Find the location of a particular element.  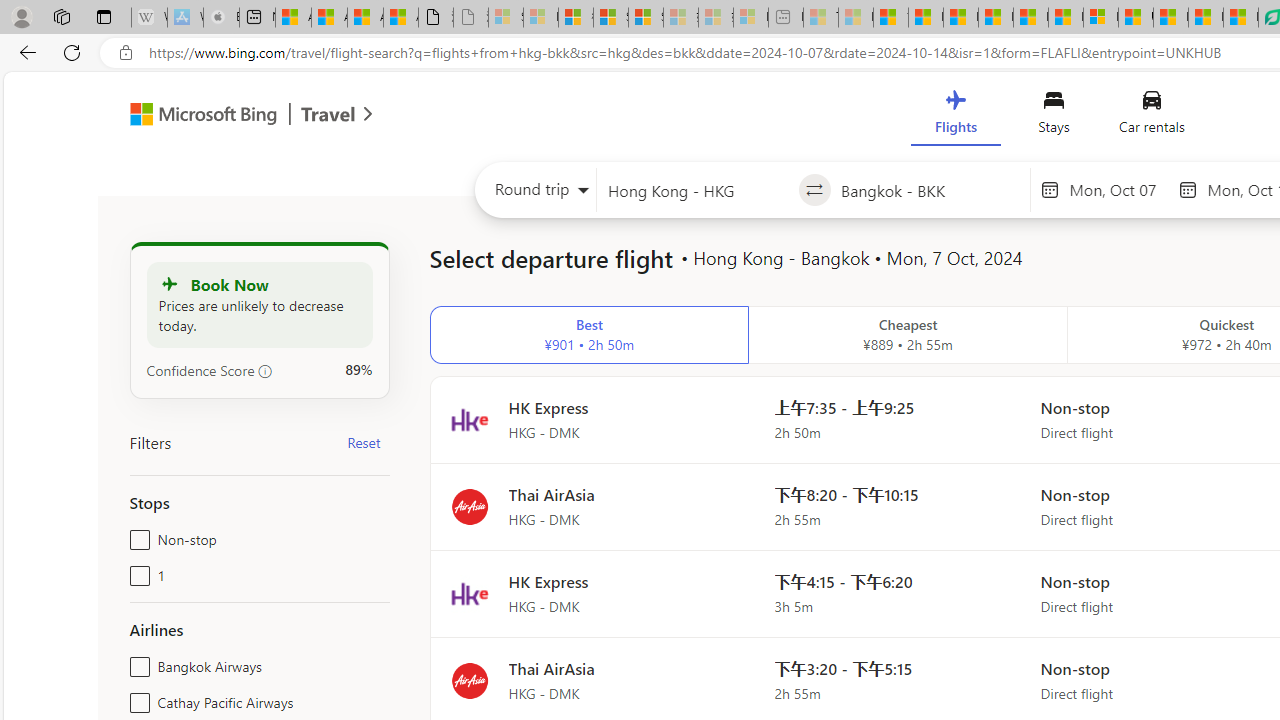

'Sign in to your Microsoft account - Sleeping' is located at coordinates (506, 17).